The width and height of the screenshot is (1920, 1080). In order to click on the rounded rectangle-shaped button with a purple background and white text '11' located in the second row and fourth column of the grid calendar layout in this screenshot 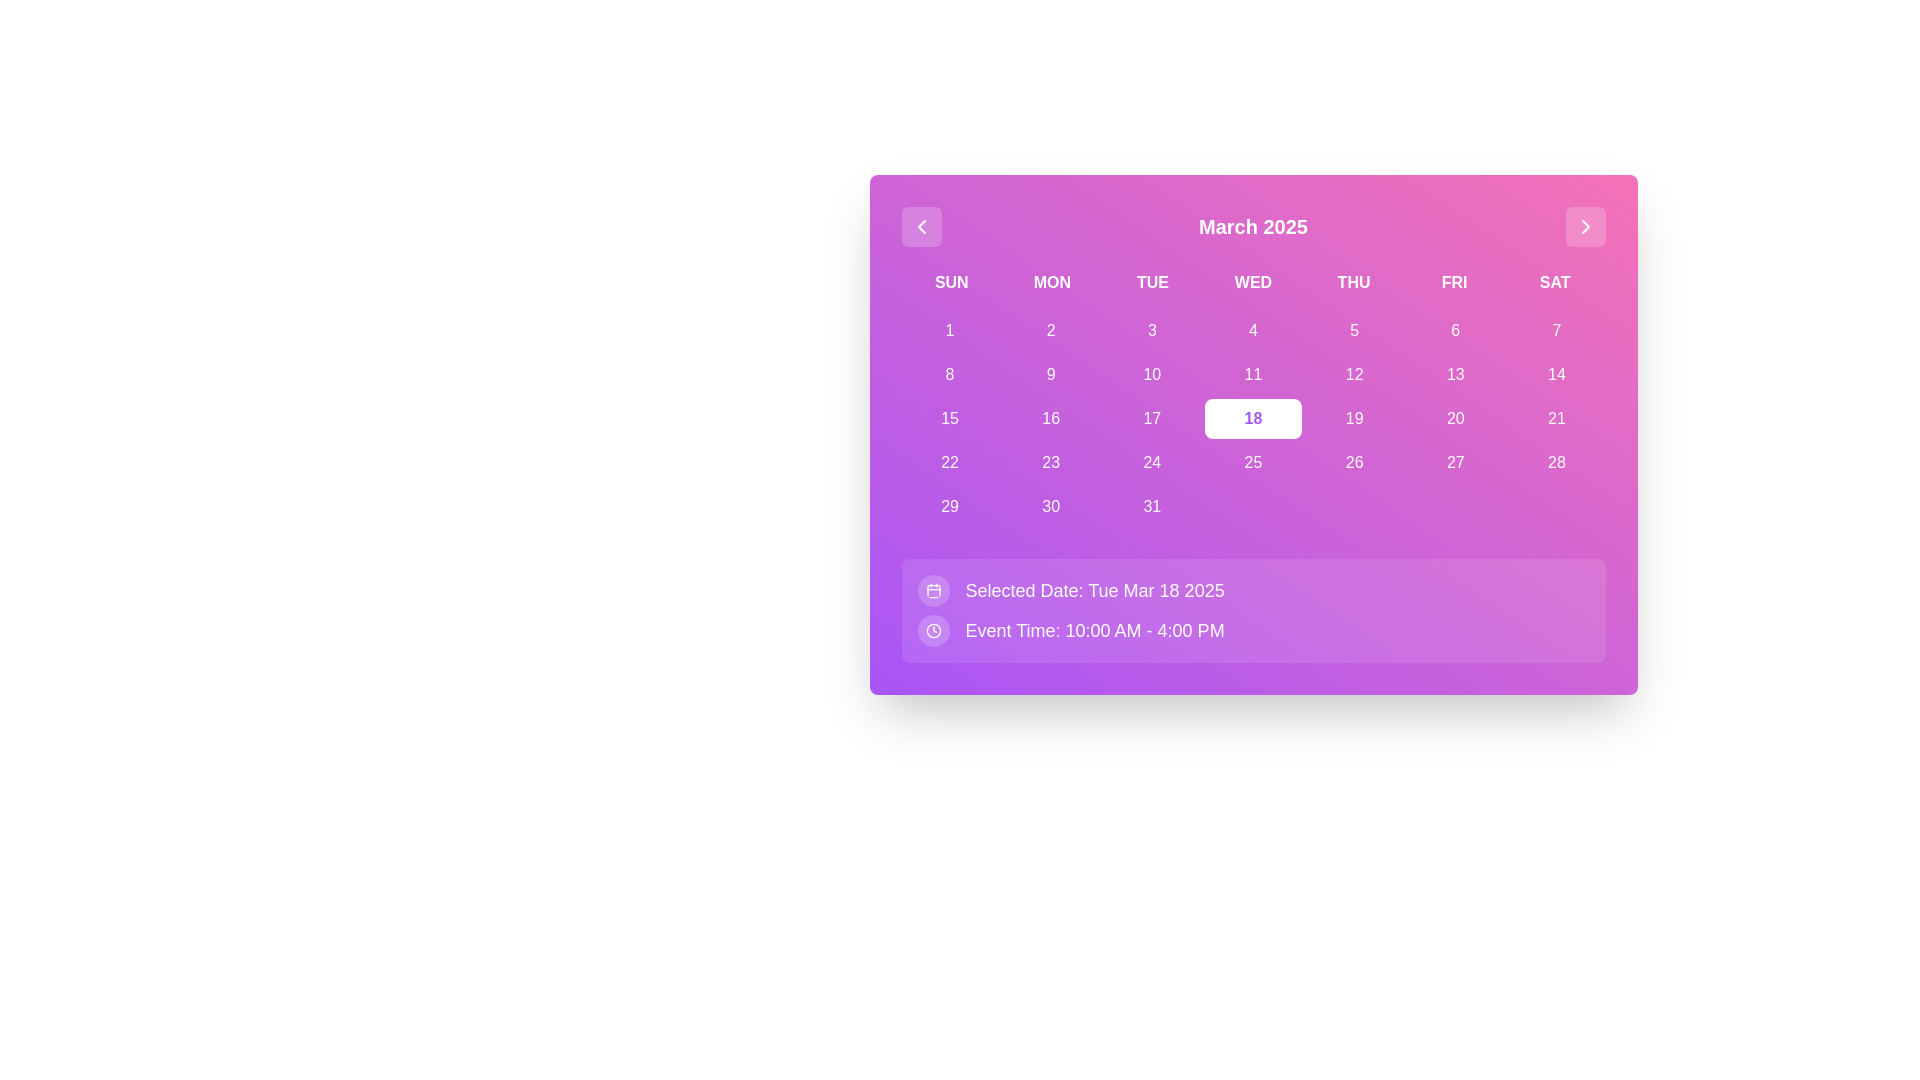, I will do `click(1252, 374)`.